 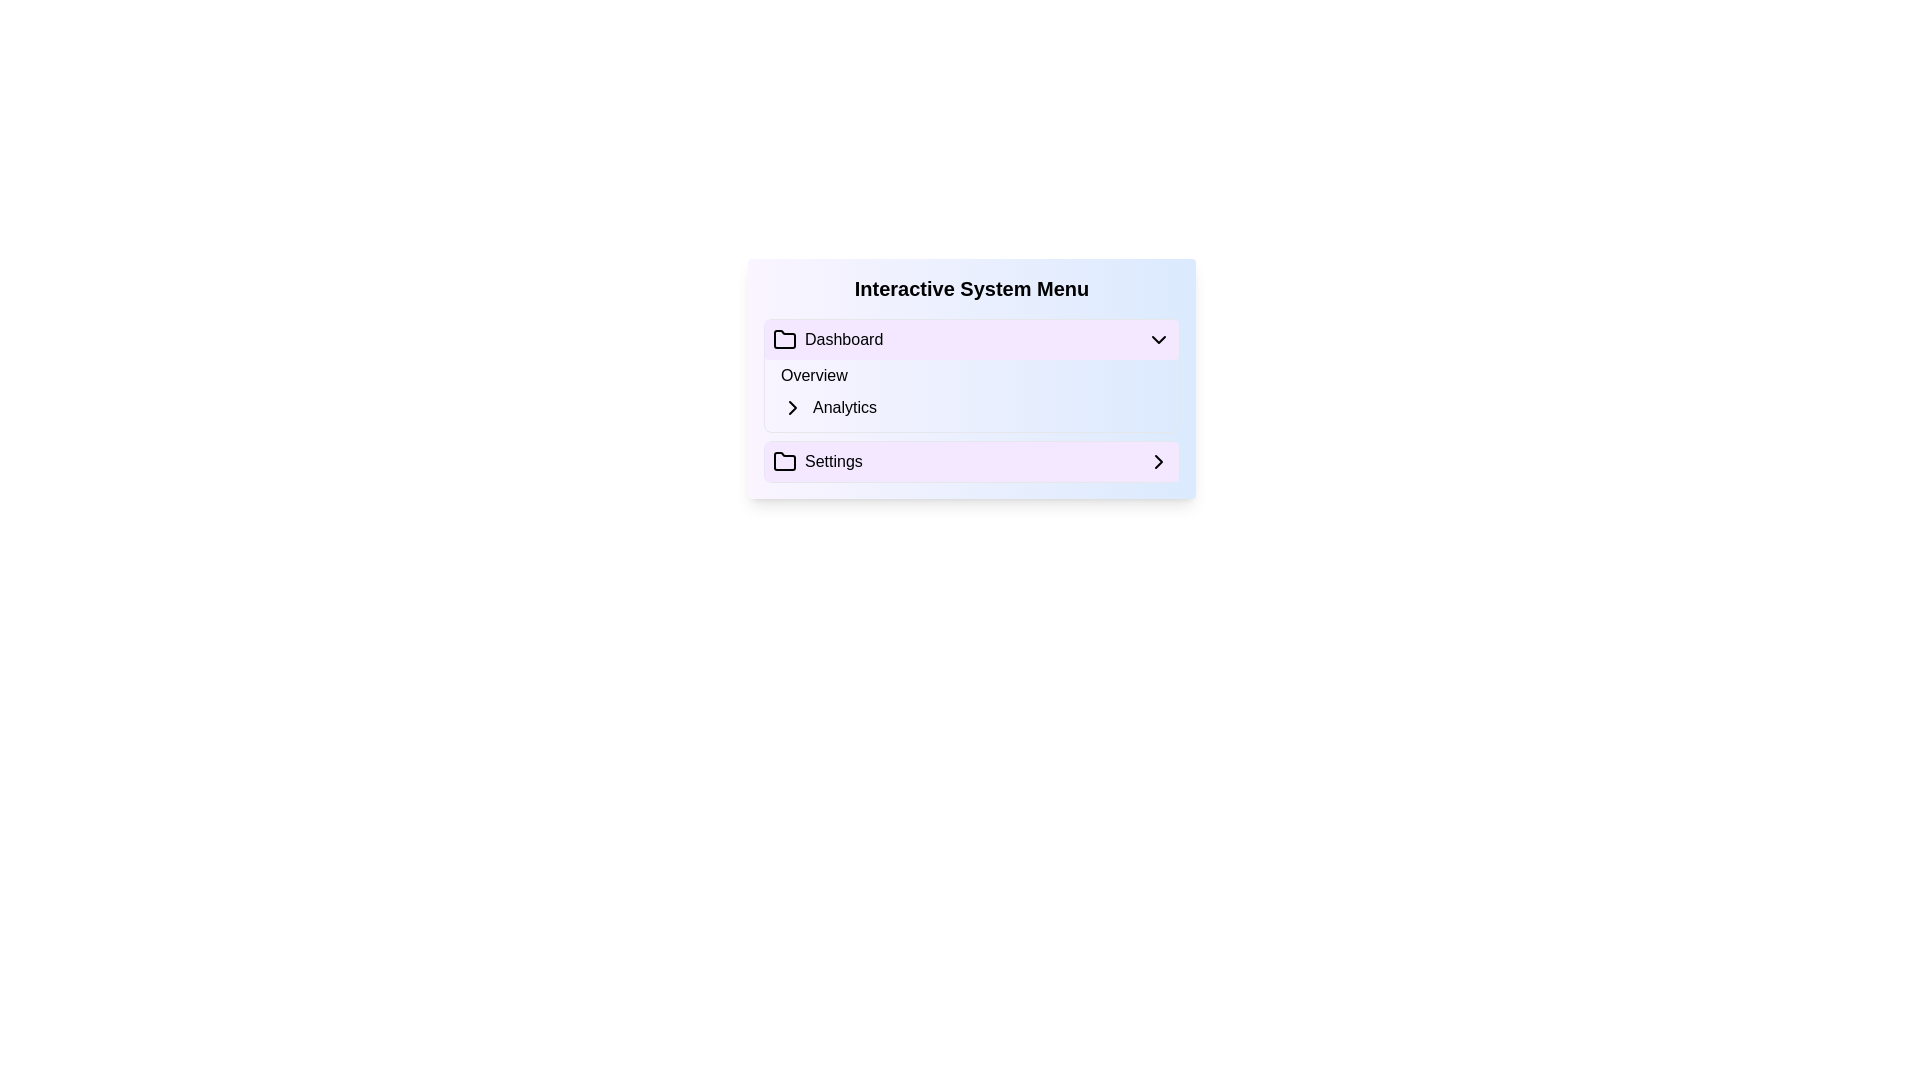 I want to click on the 'Dashboard' label with the folder icon located at the top-left corner of the collapsible section in the interactive system menu for tooltip or highlight effect, so click(x=828, y=338).